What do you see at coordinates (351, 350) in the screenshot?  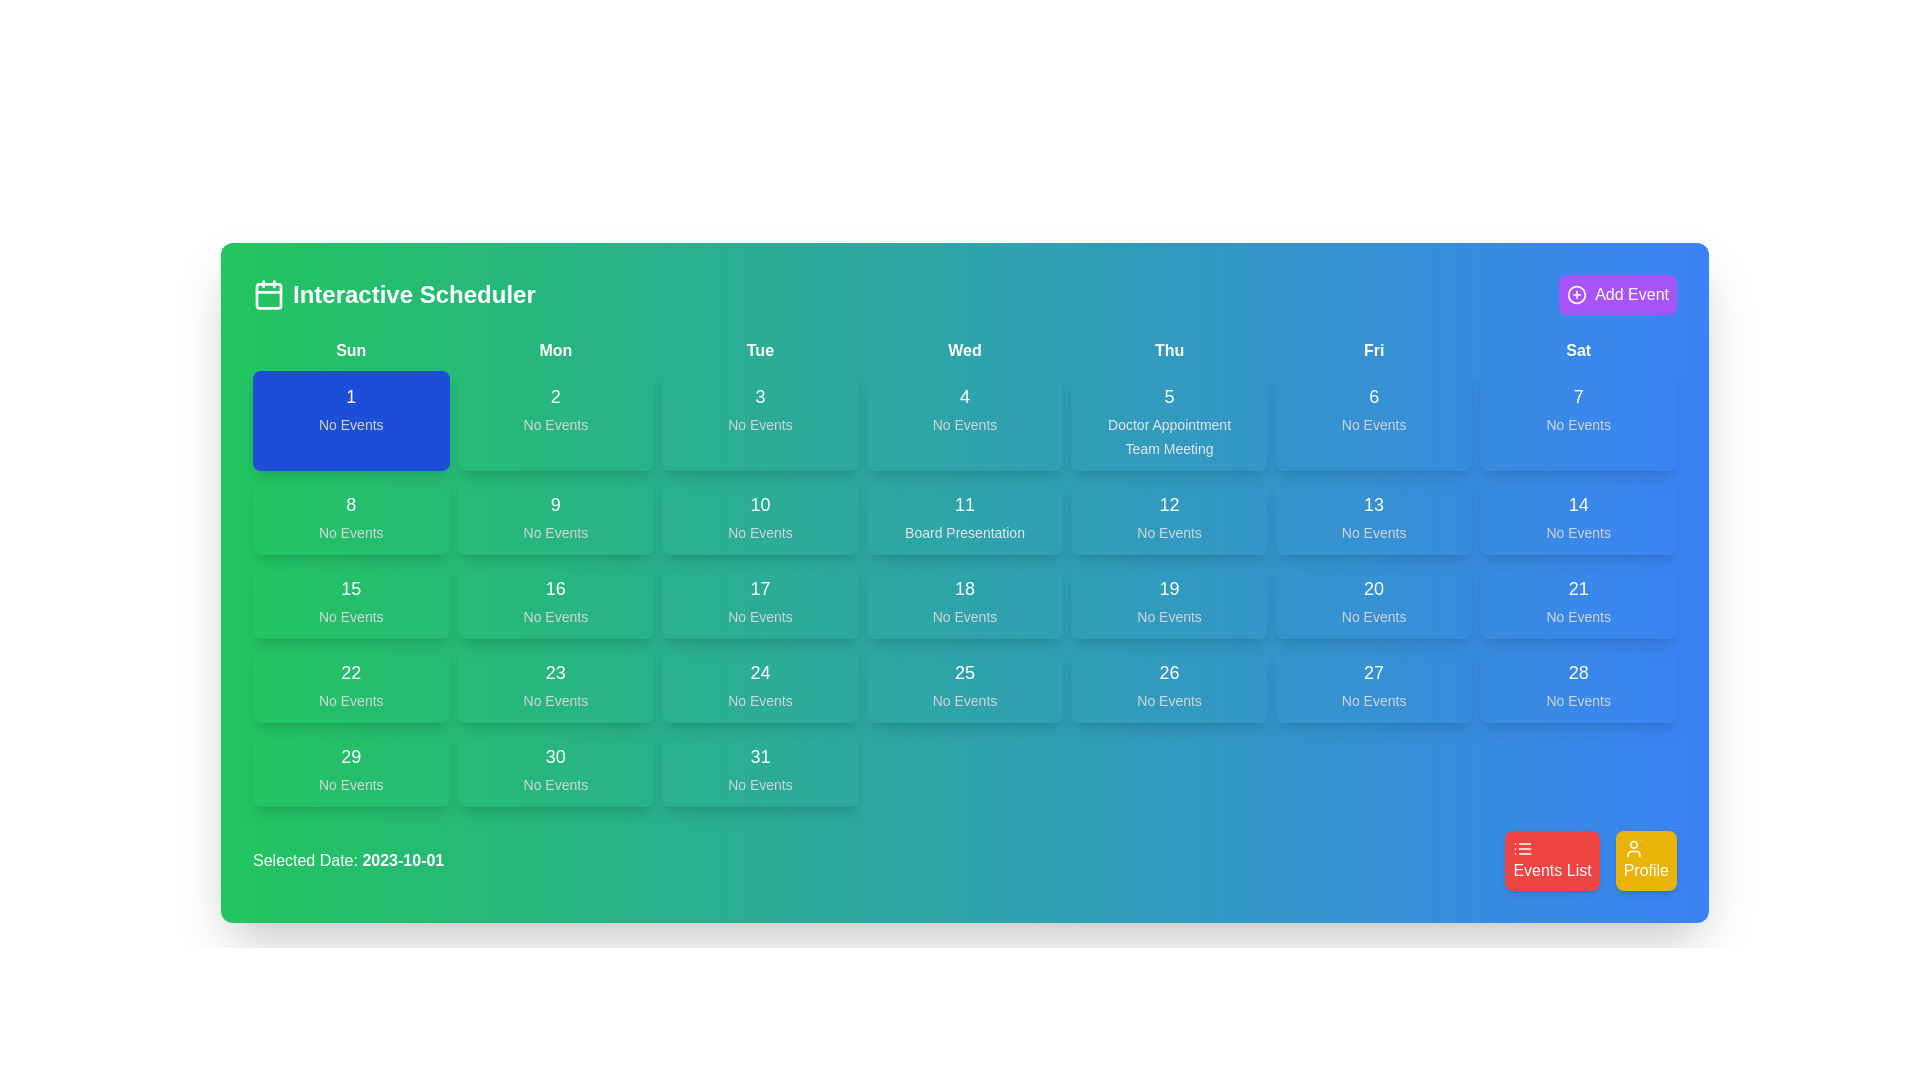 I see `the text label displaying 'Sun', which is the first day label in the row of days of the week` at bounding box center [351, 350].